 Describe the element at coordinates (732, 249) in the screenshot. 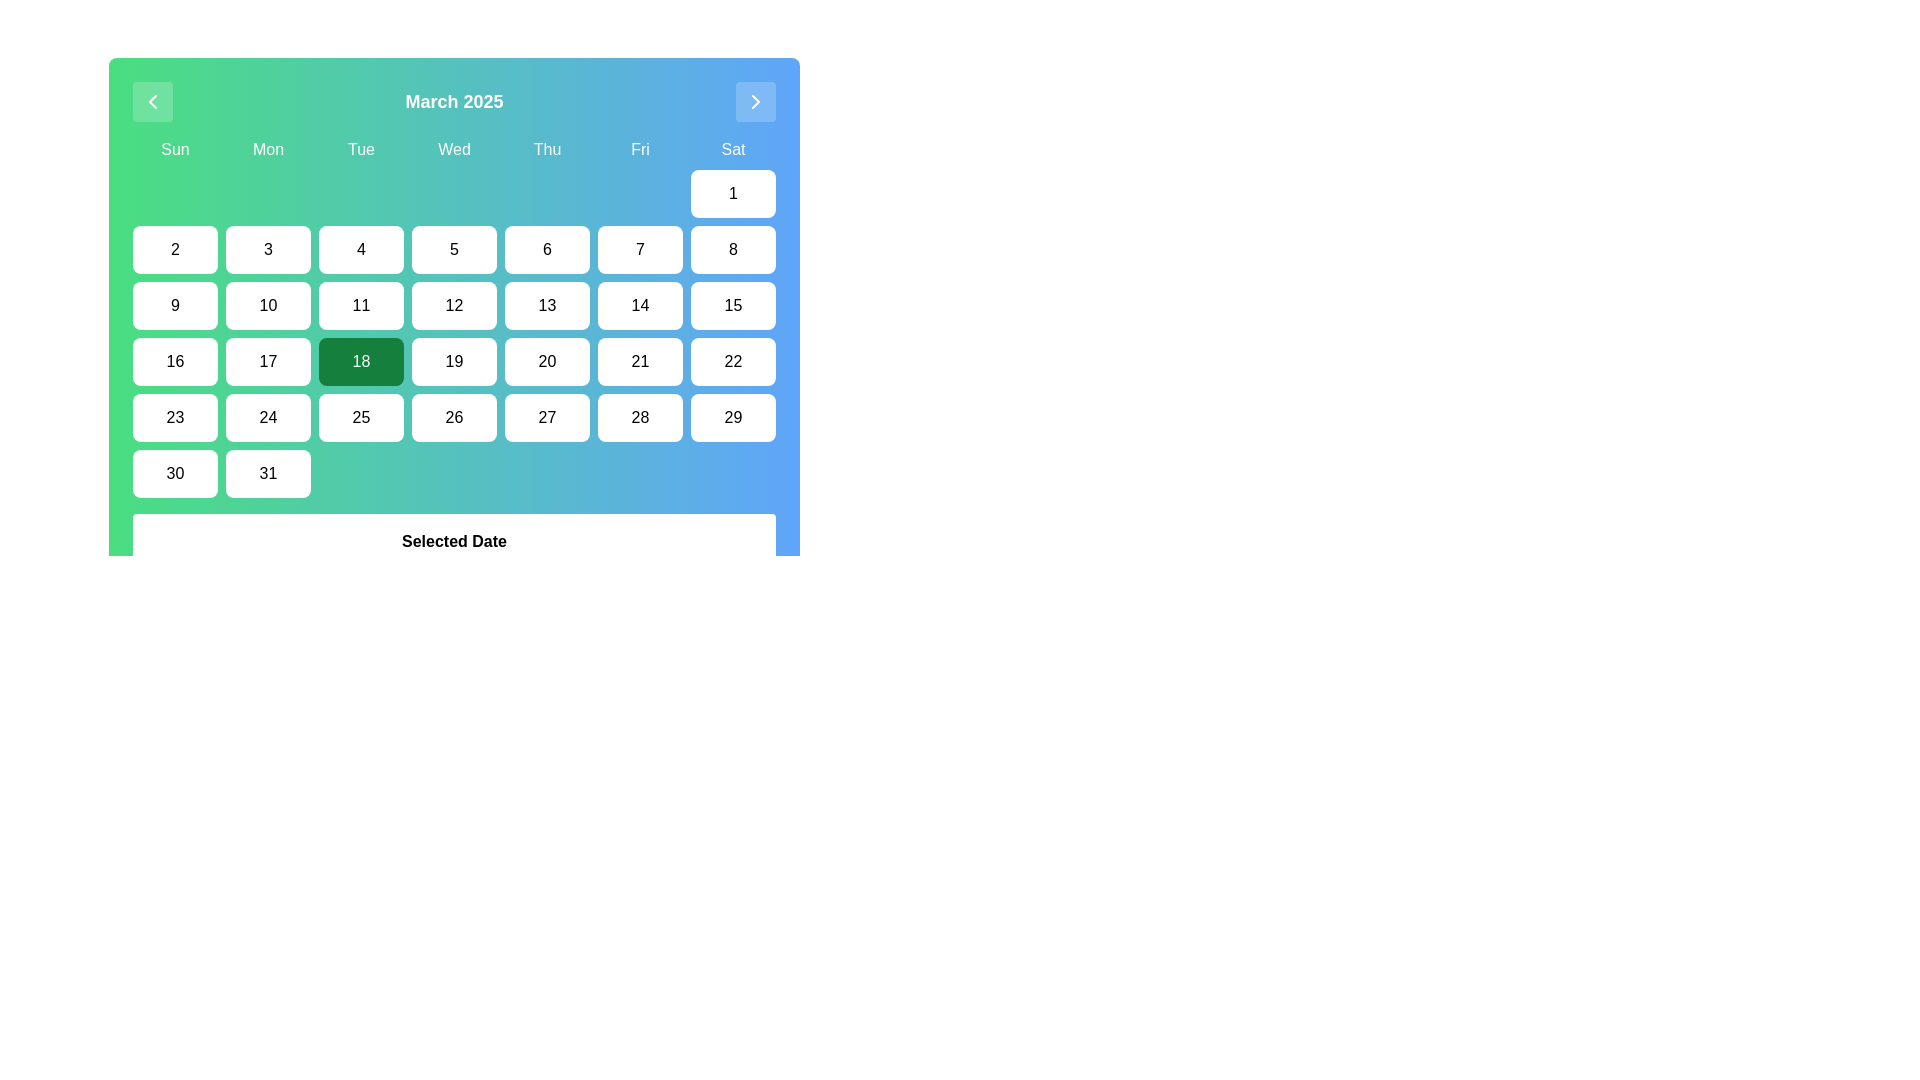

I see `the button representing the date '8' in the second row under the Saturday column in the calendar layout` at that location.